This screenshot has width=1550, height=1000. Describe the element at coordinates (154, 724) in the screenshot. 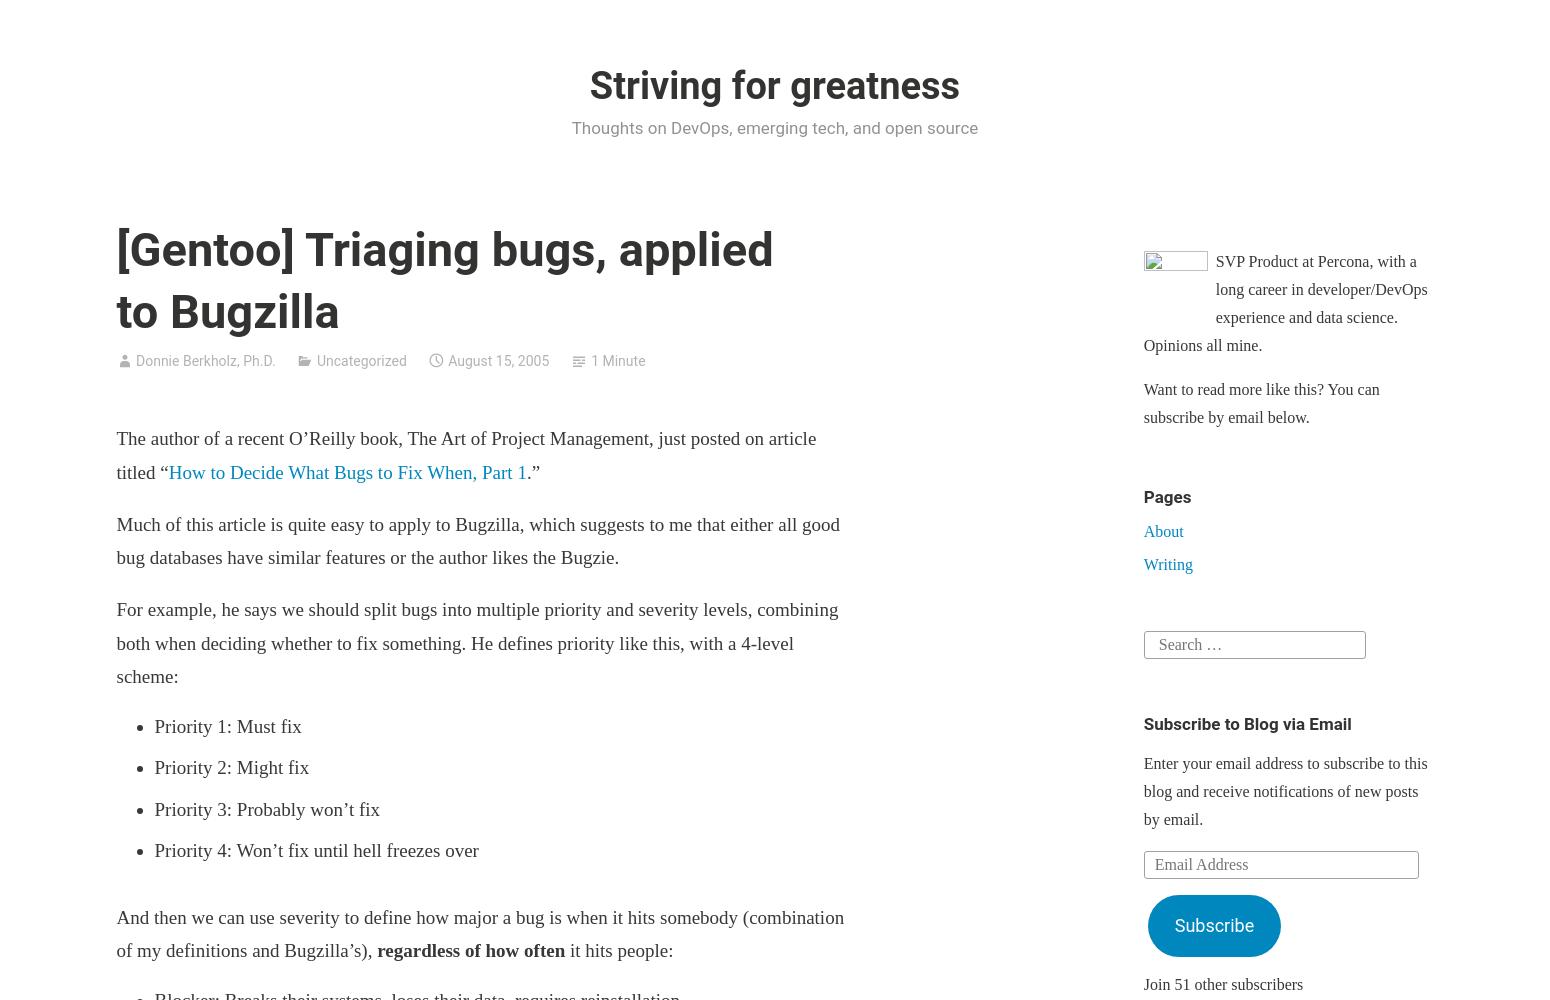

I see `'Priority 1: Must fix'` at that location.